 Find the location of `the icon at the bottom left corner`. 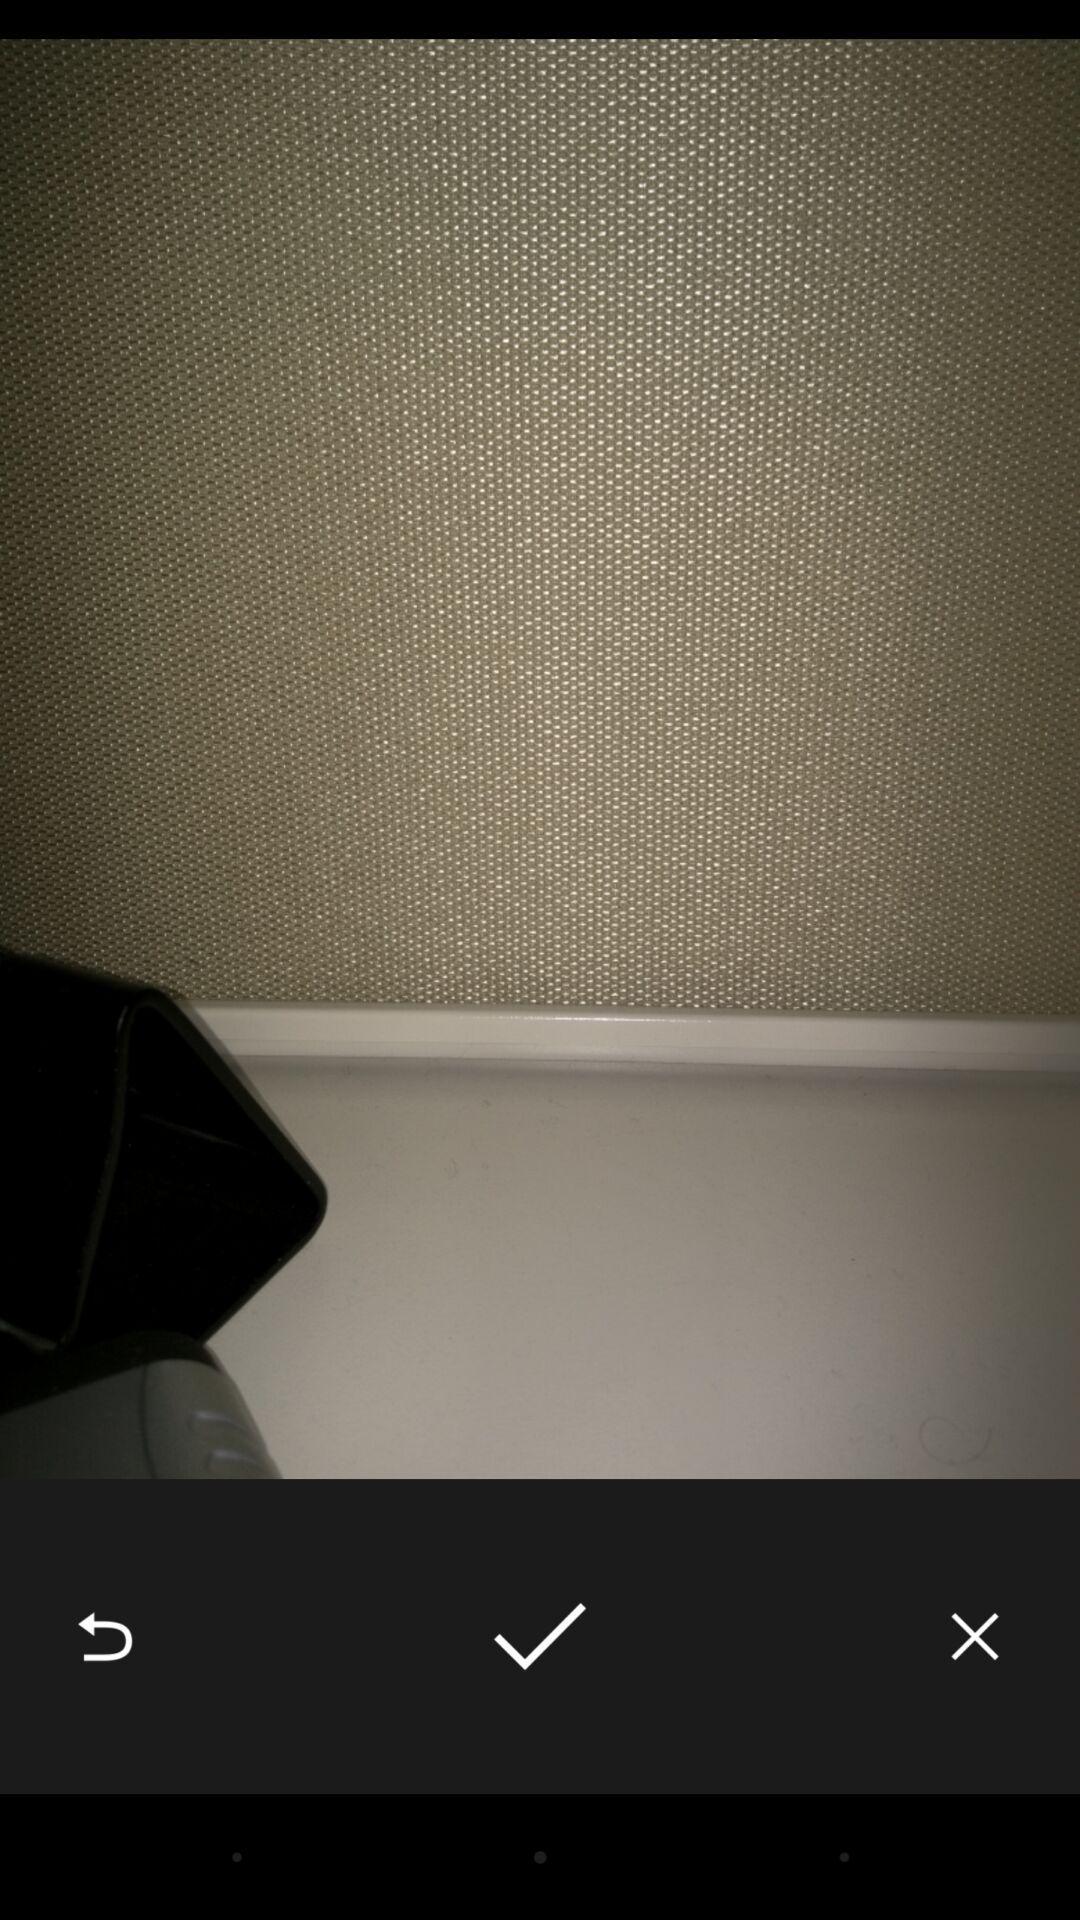

the icon at the bottom left corner is located at coordinates (104, 1636).